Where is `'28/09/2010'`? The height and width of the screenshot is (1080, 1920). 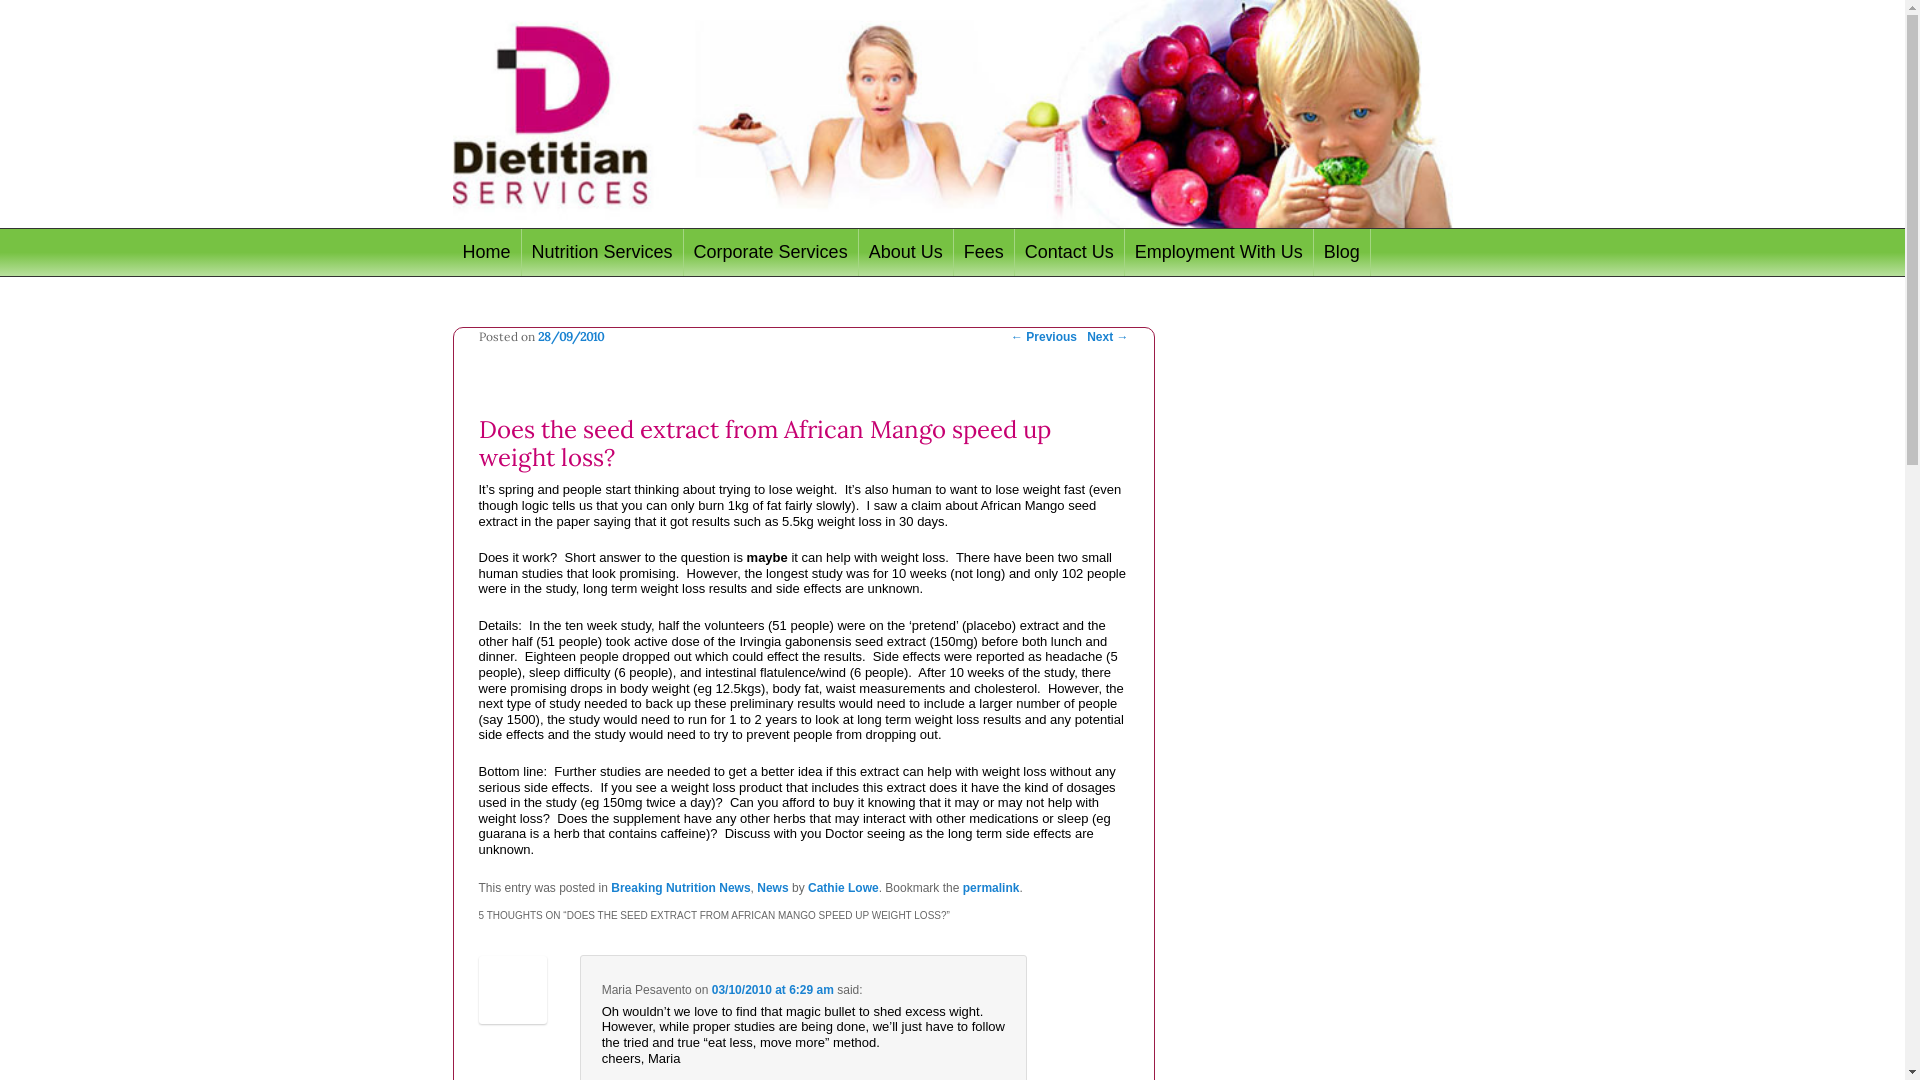 '28/09/2010' is located at coordinates (570, 335).